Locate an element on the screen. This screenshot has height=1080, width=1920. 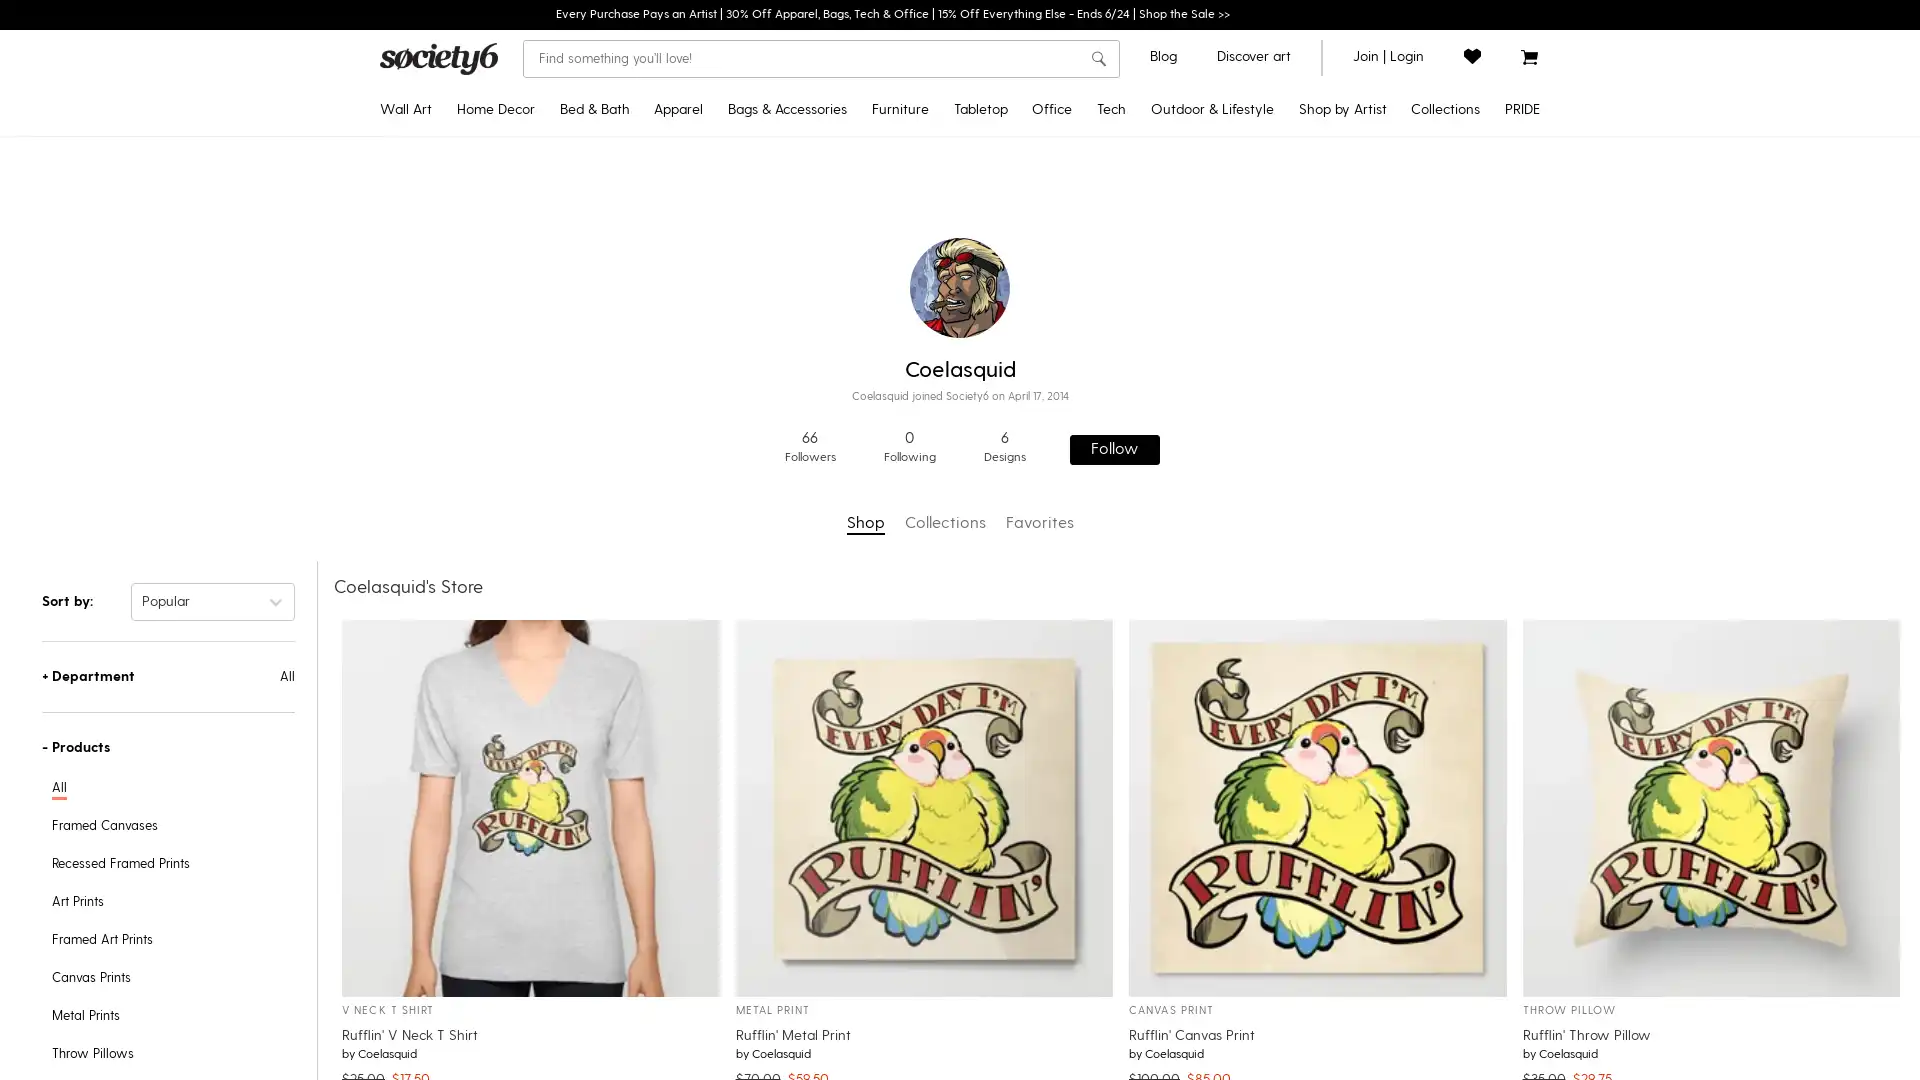
Cutting Boards is located at coordinates (1017, 416).